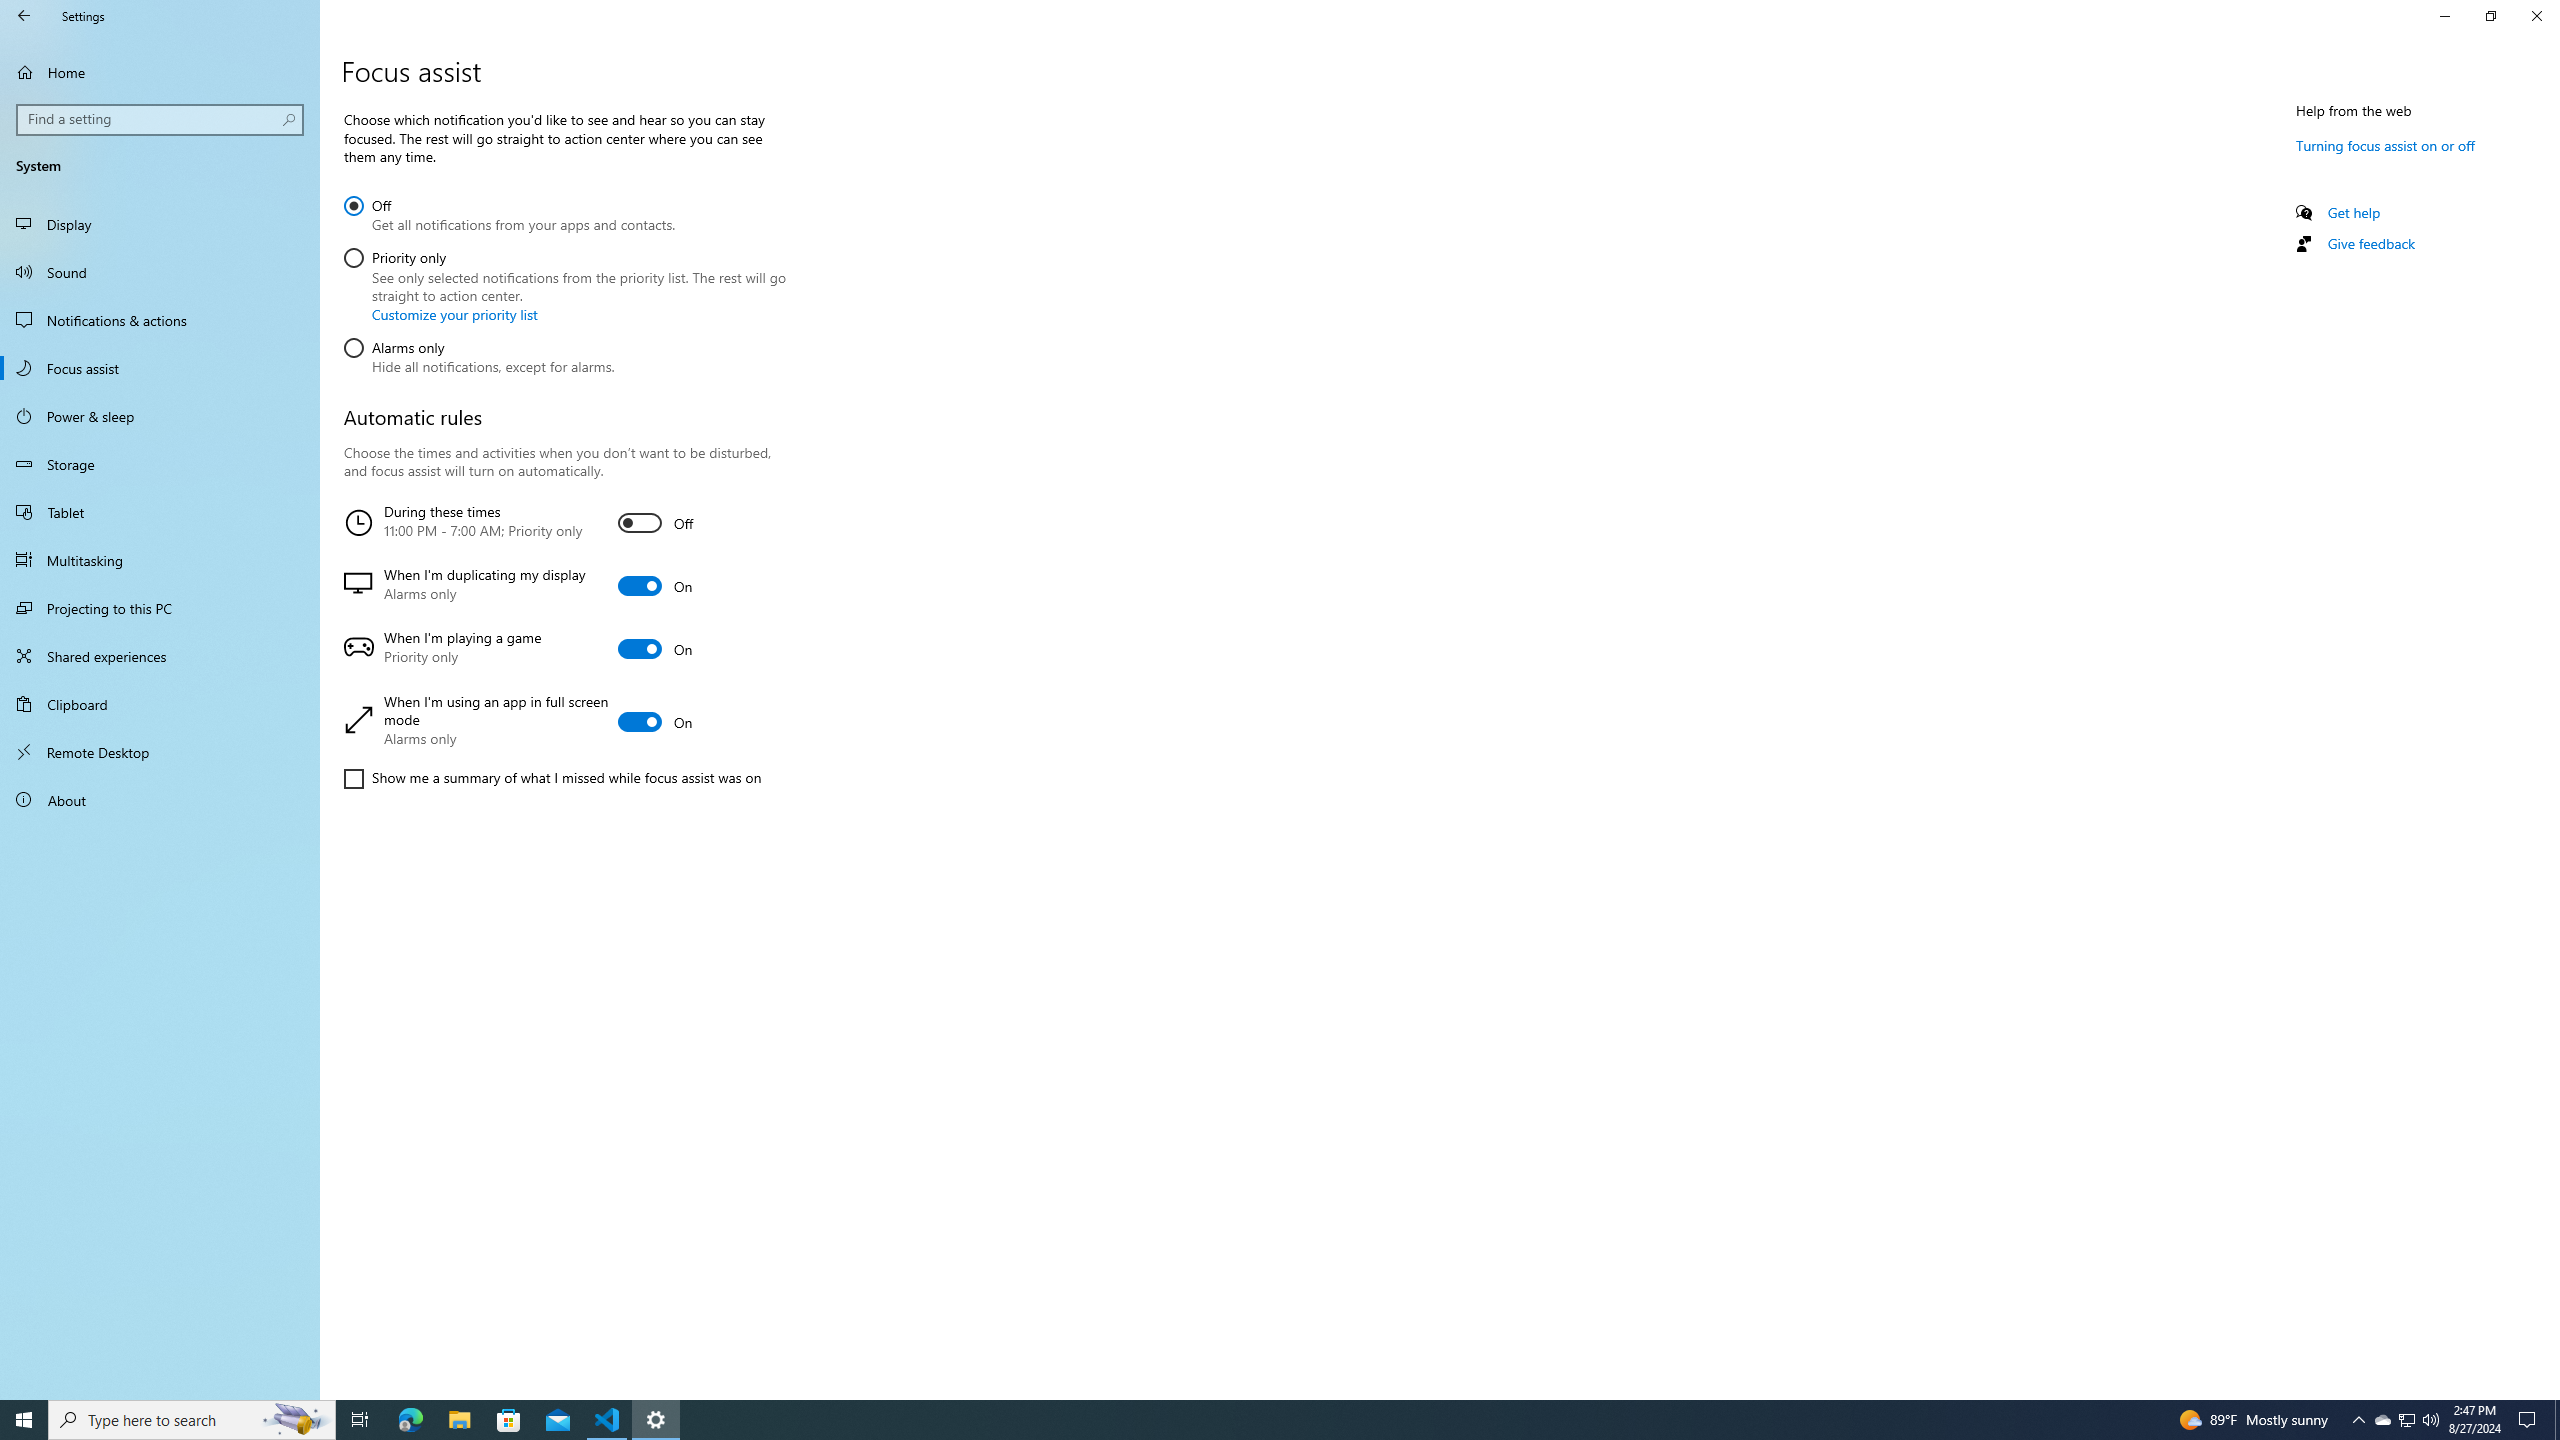  What do you see at coordinates (159, 510) in the screenshot?
I see `'Tablet'` at bounding box center [159, 510].